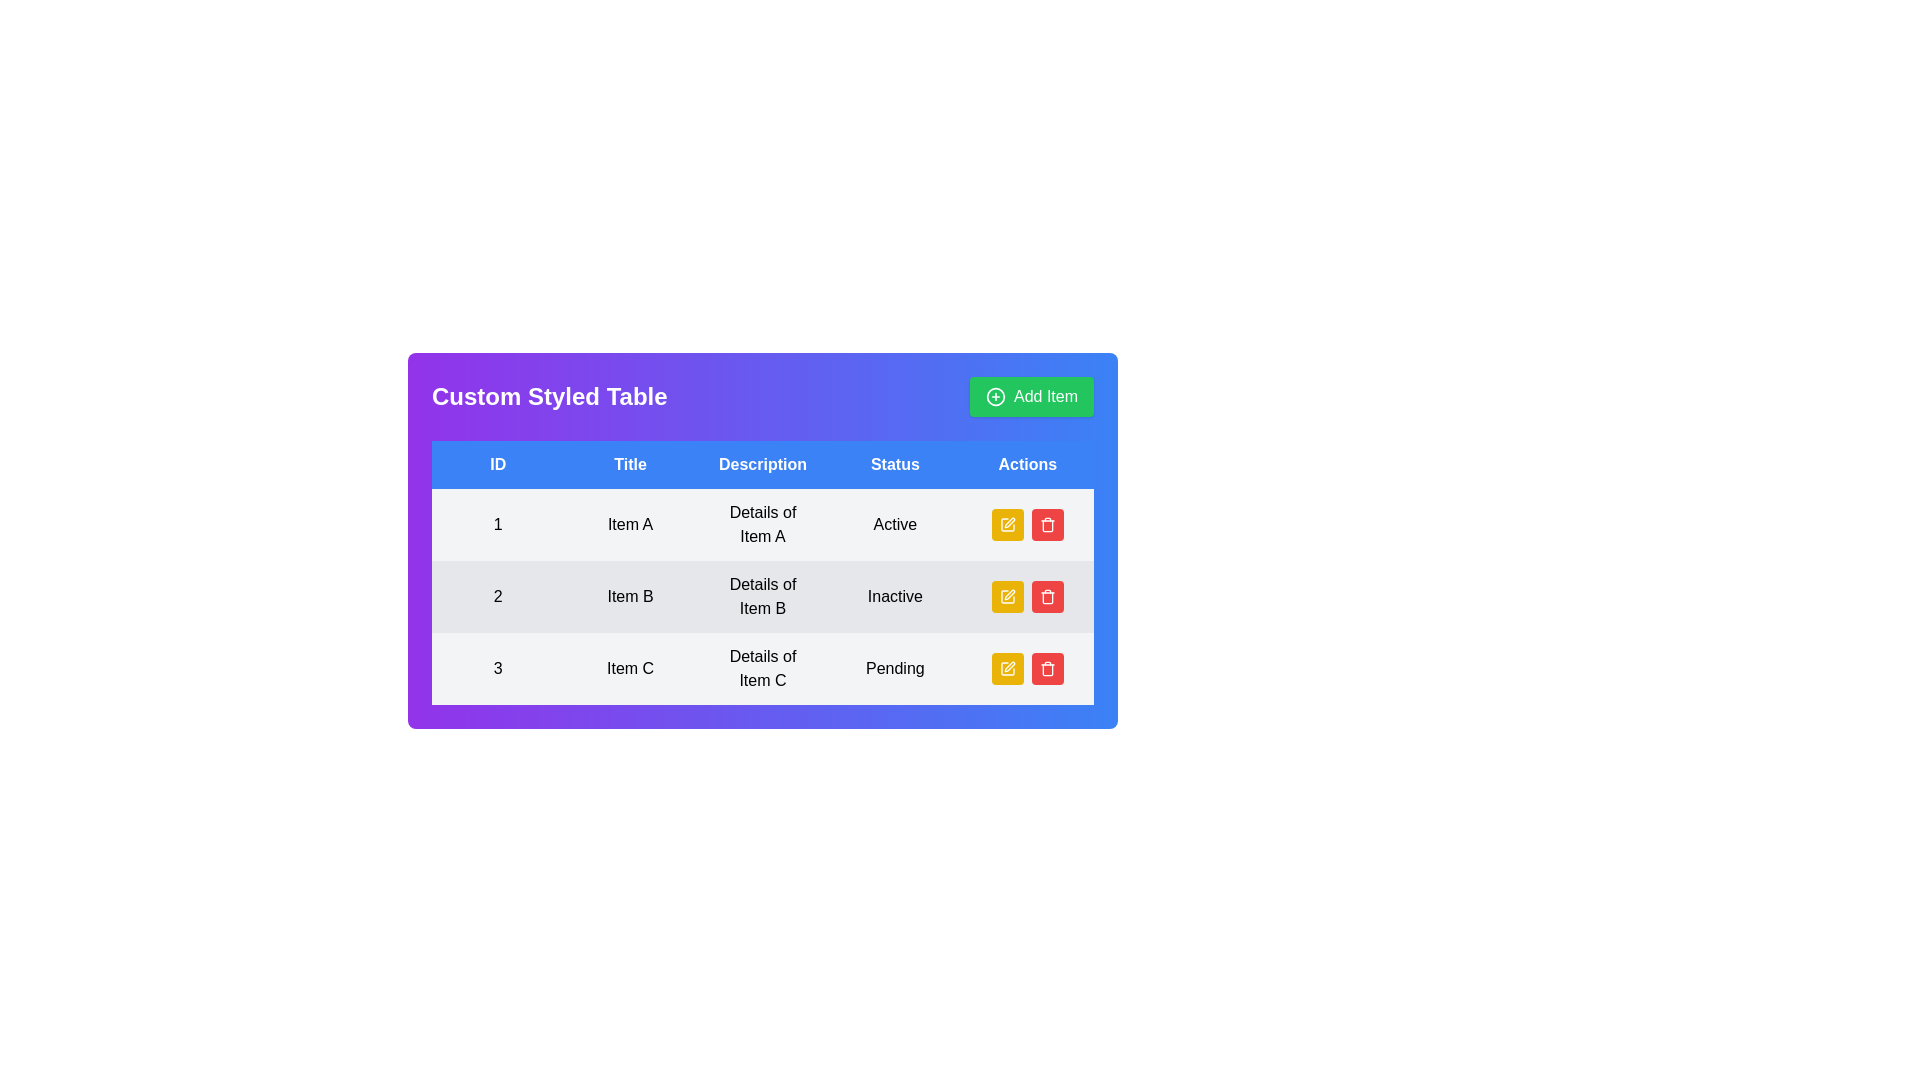 The height and width of the screenshot is (1080, 1920). What do you see at coordinates (1007, 596) in the screenshot?
I see `the edit button in the 'Actions' column for the second row of the table associated with 'Item B' to observe any hover effects` at bounding box center [1007, 596].